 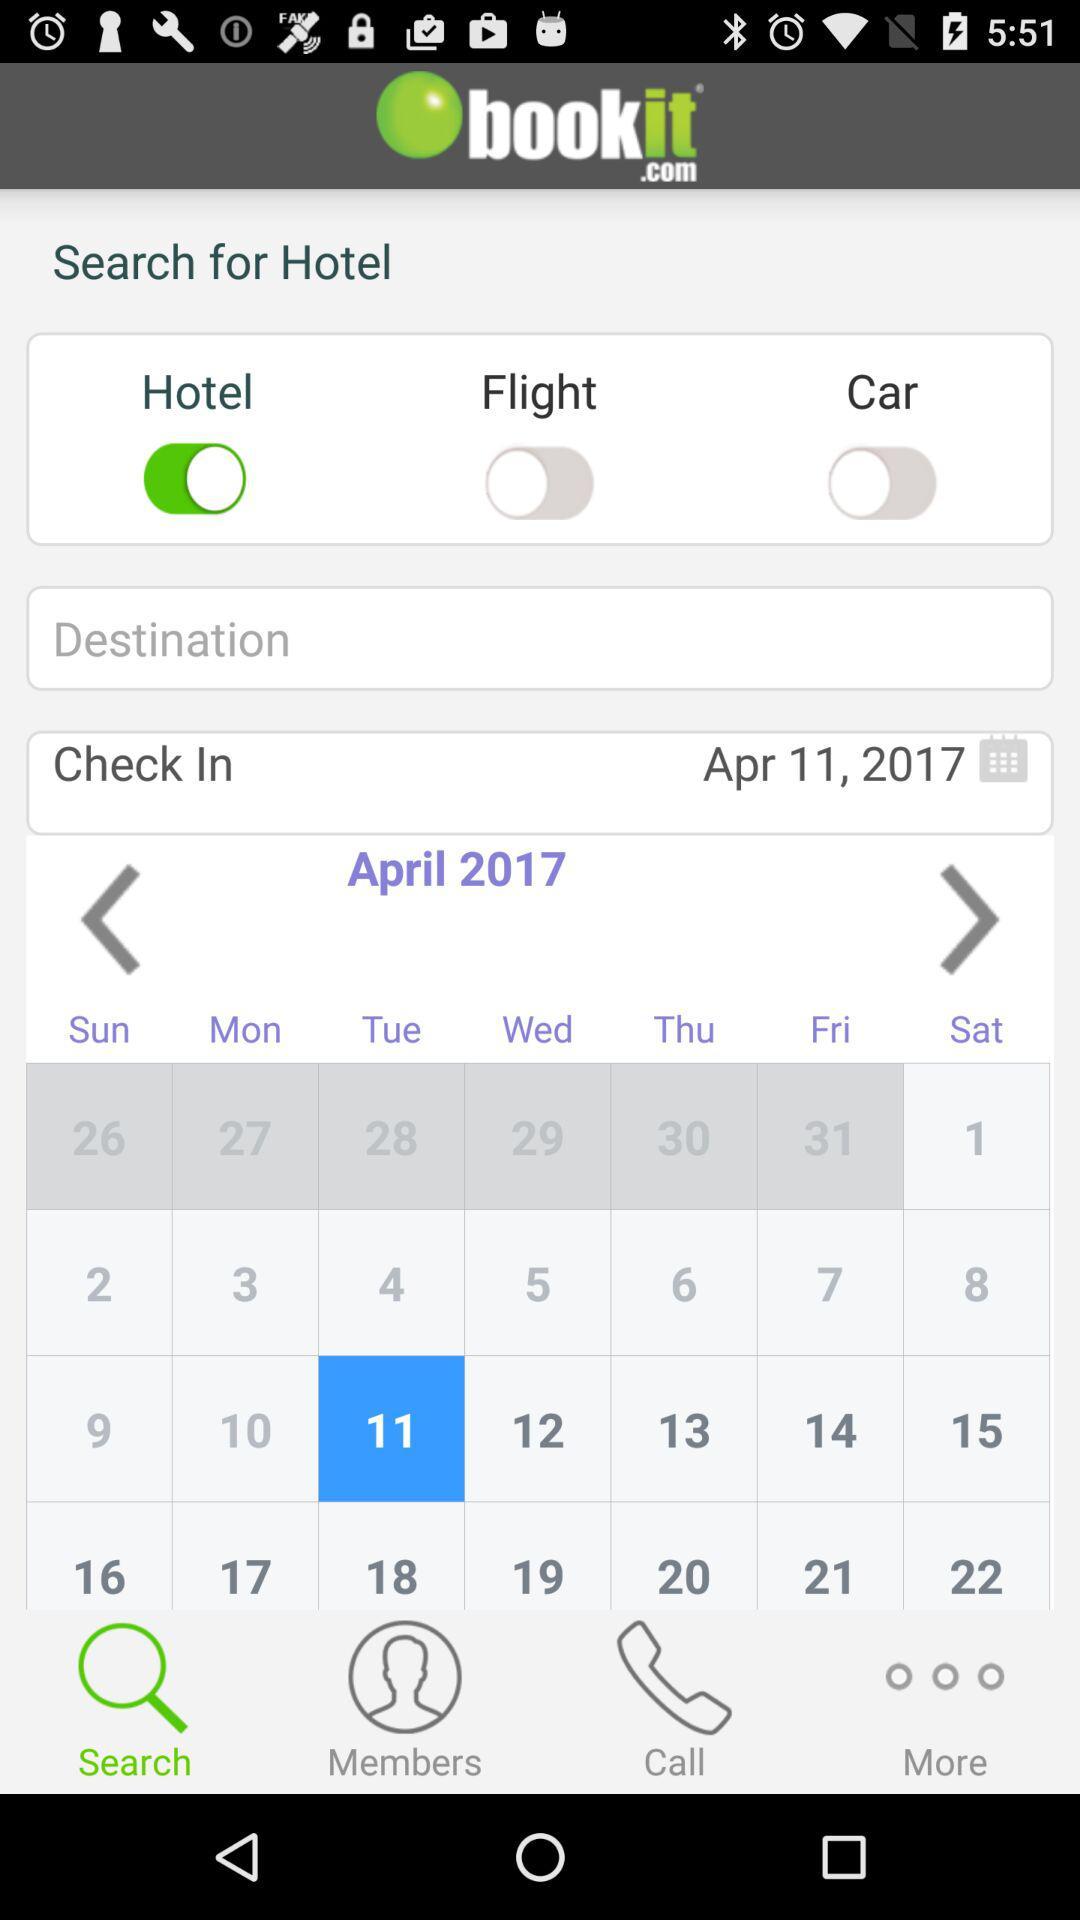 I want to click on the item to the left of 7 icon, so click(x=683, y=1428).